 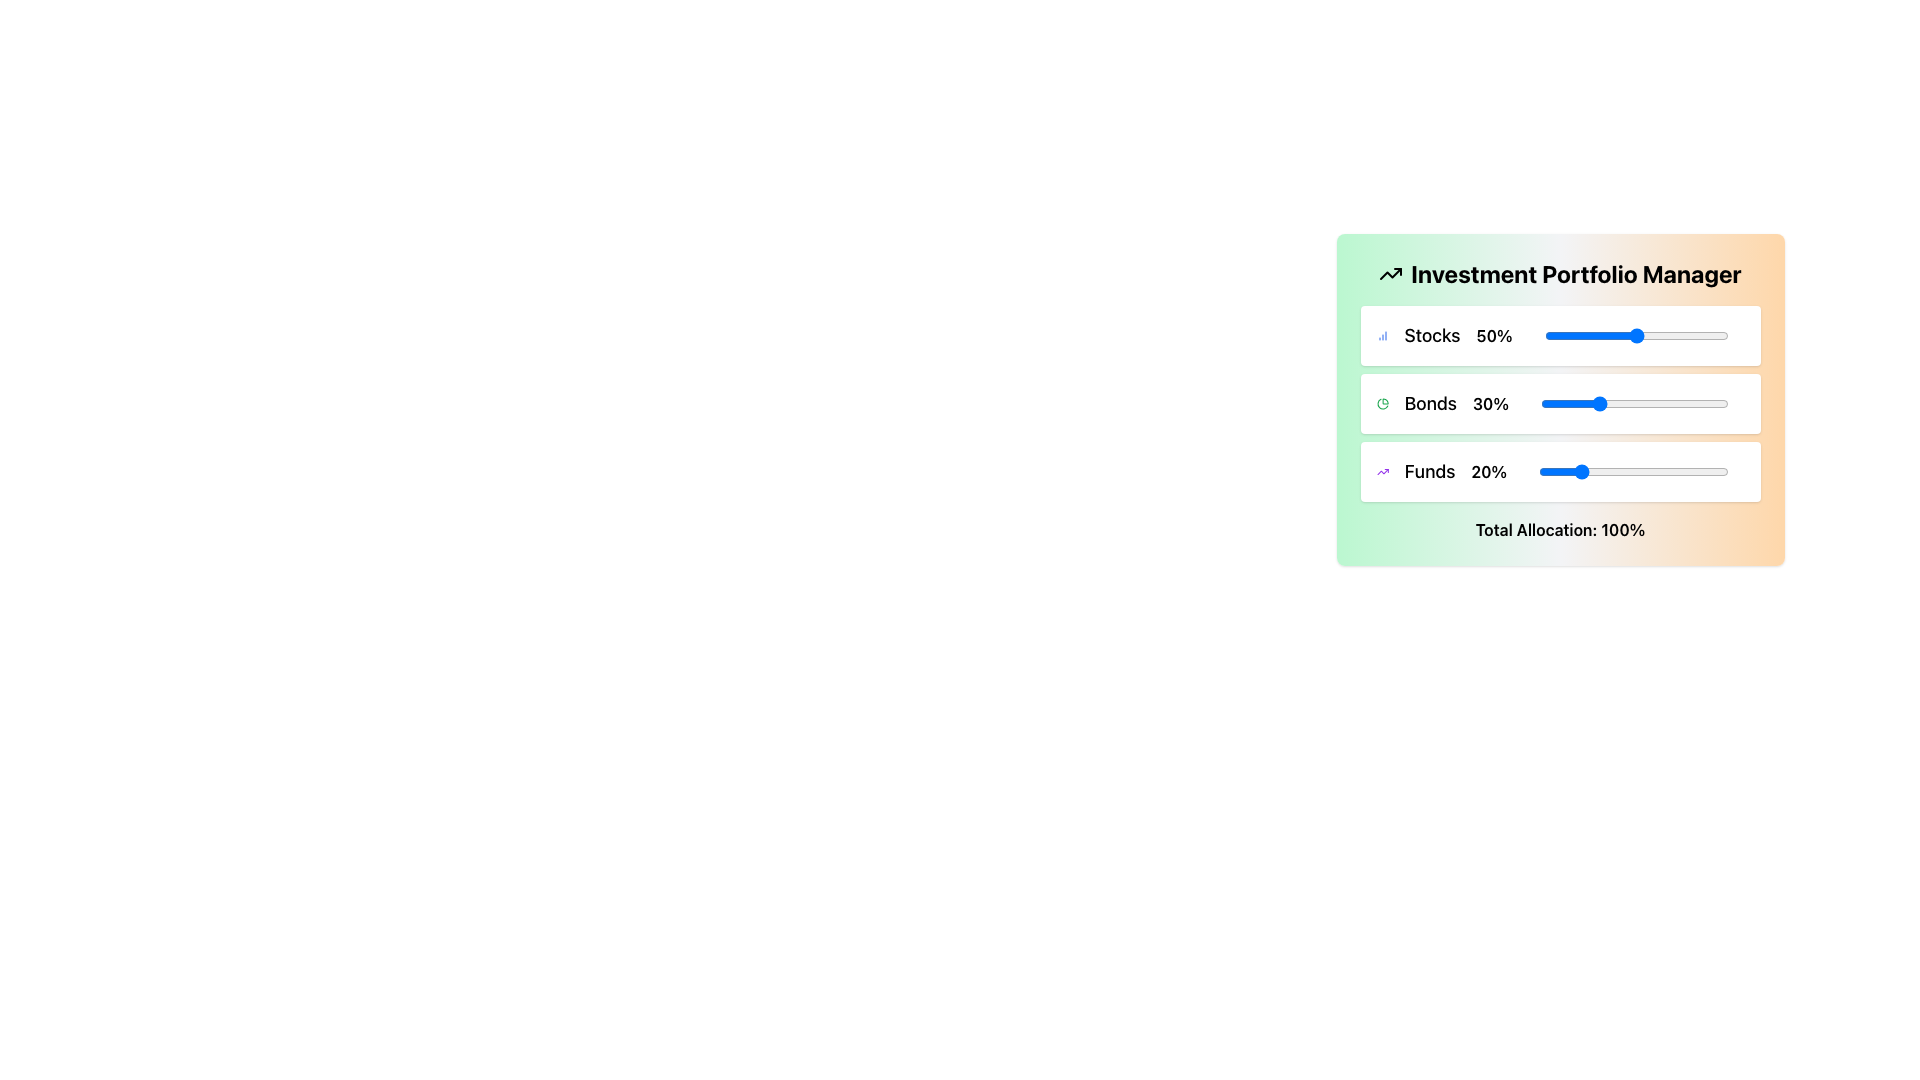 I want to click on the 'Bonds' allocation, so click(x=1672, y=404).